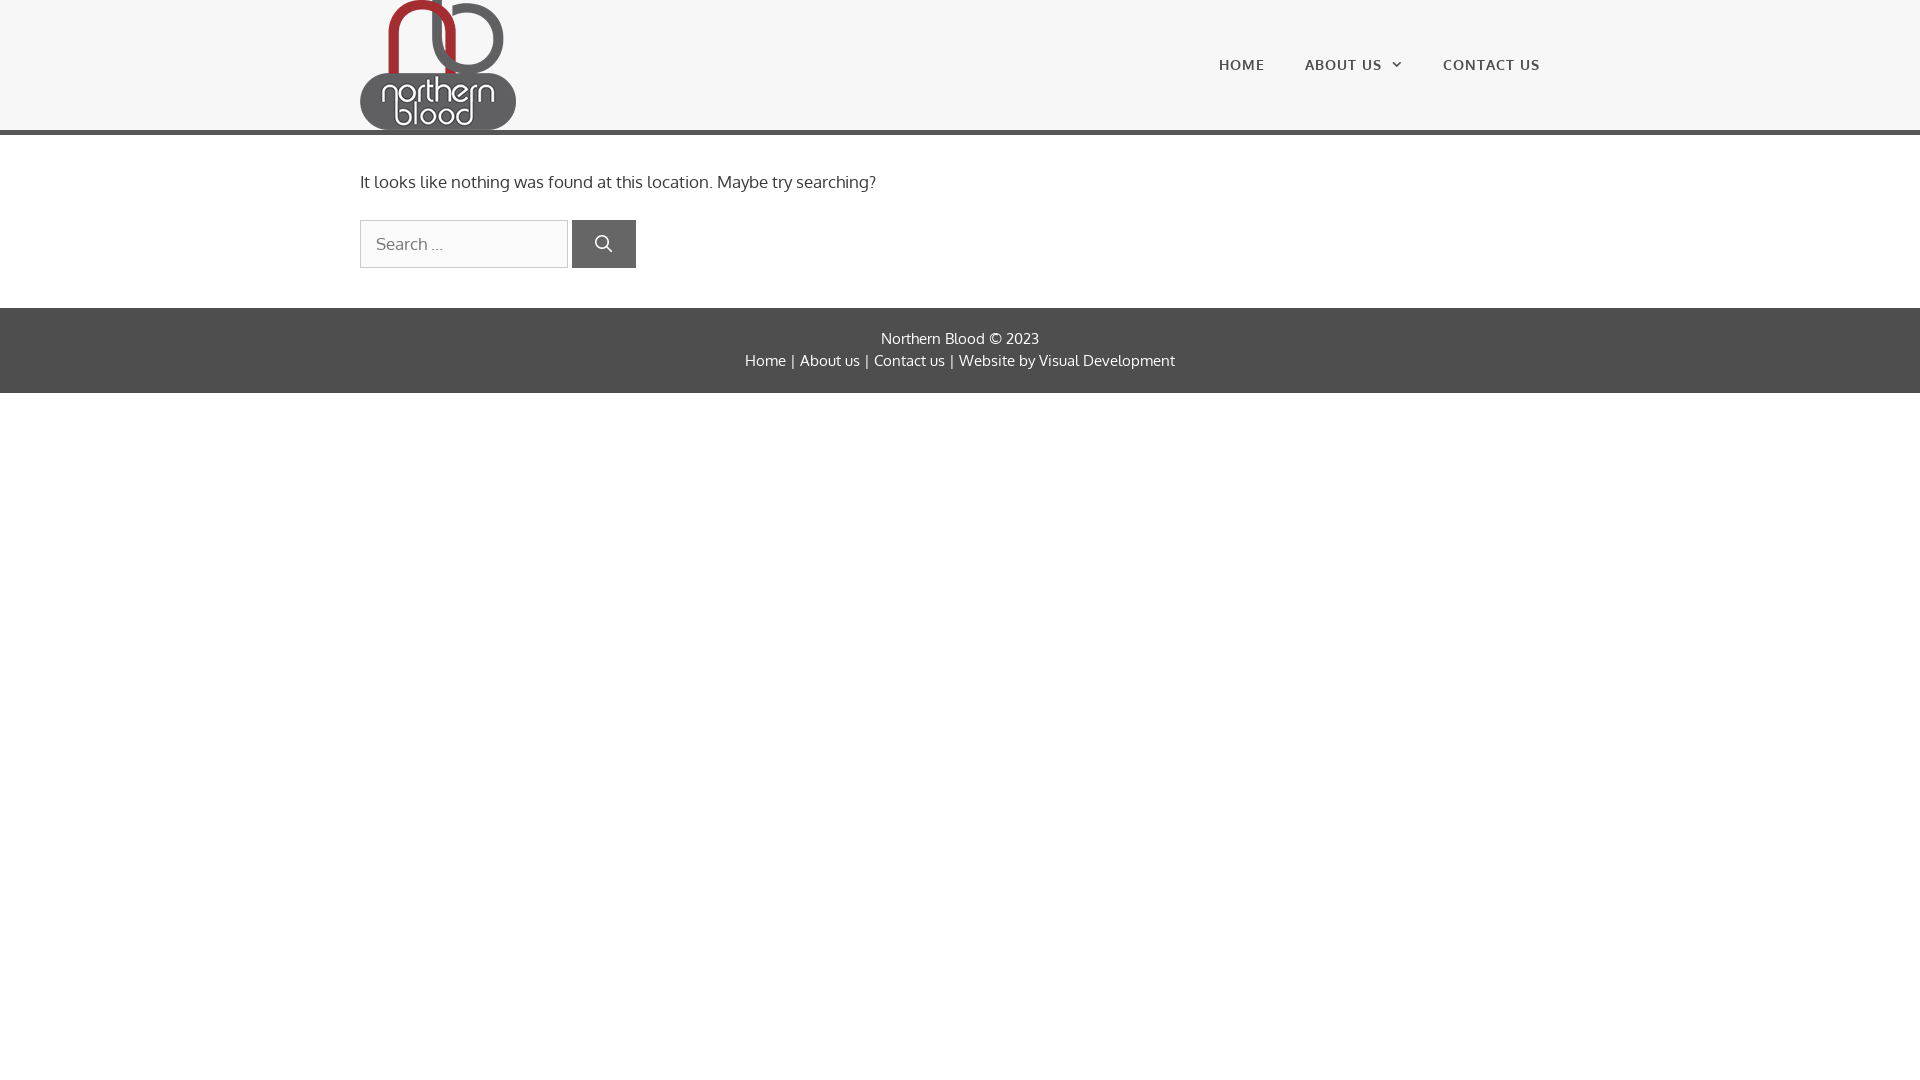 The width and height of the screenshot is (1920, 1080). What do you see at coordinates (463, 242) in the screenshot?
I see `'Search for:'` at bounding box center [463, 242].